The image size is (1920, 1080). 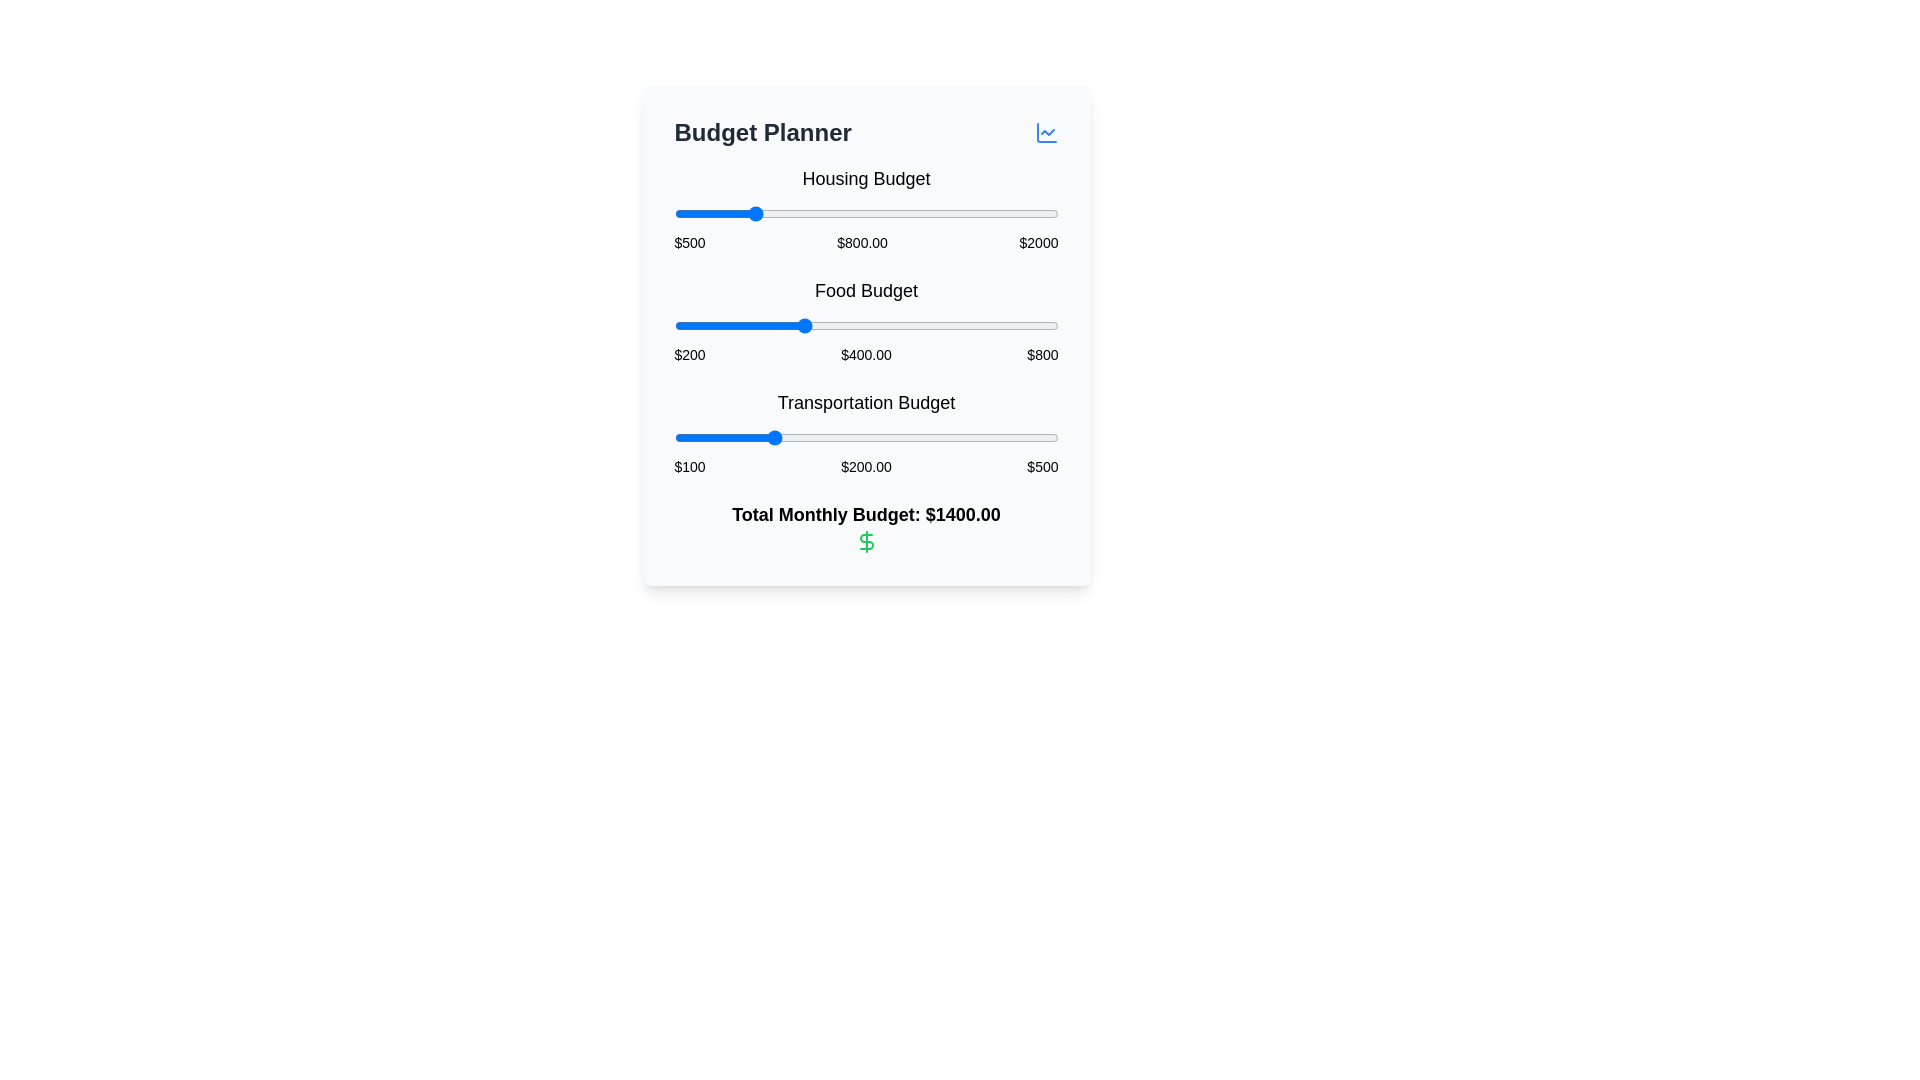 I want to click on the Food Budget slider, so click(x=734, y=325).